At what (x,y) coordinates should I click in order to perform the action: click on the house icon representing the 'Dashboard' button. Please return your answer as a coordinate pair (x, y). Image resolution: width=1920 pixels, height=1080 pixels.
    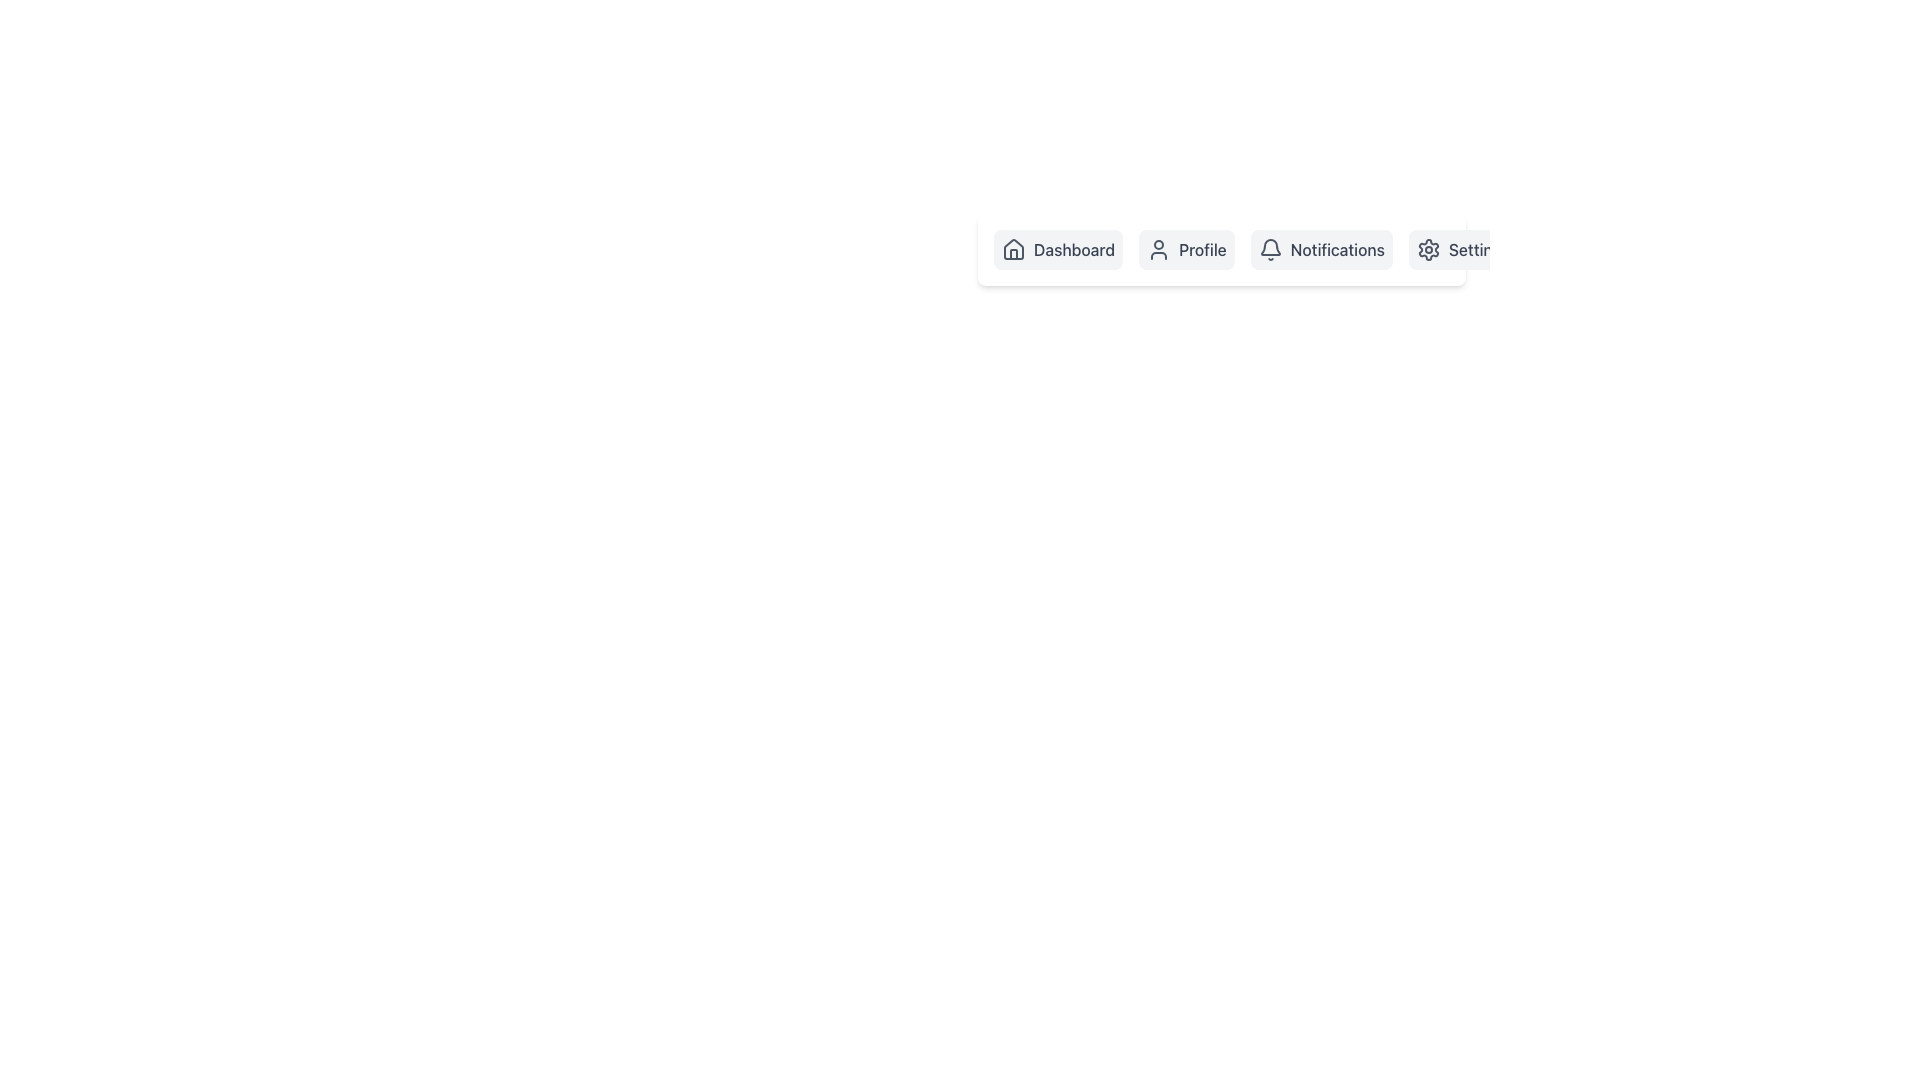
    Looking at the image, I should click on (1013, 248).